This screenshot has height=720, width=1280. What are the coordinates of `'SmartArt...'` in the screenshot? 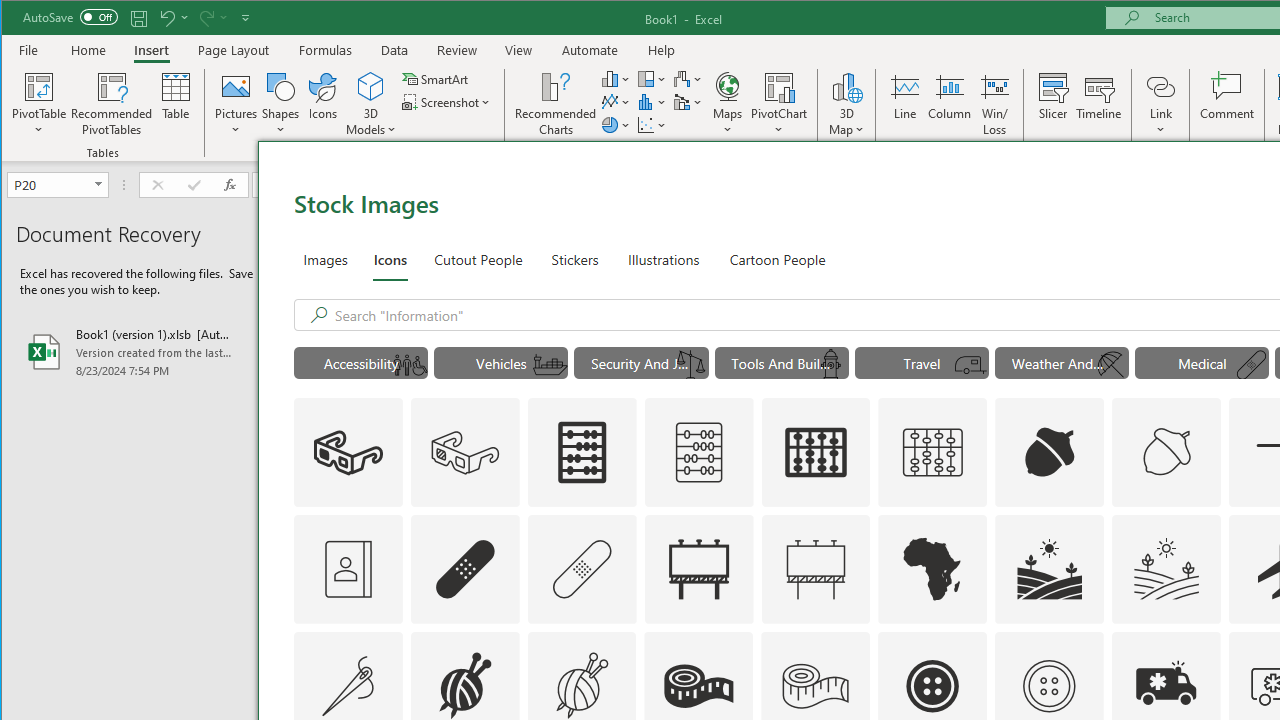 It's located at (436, 78).